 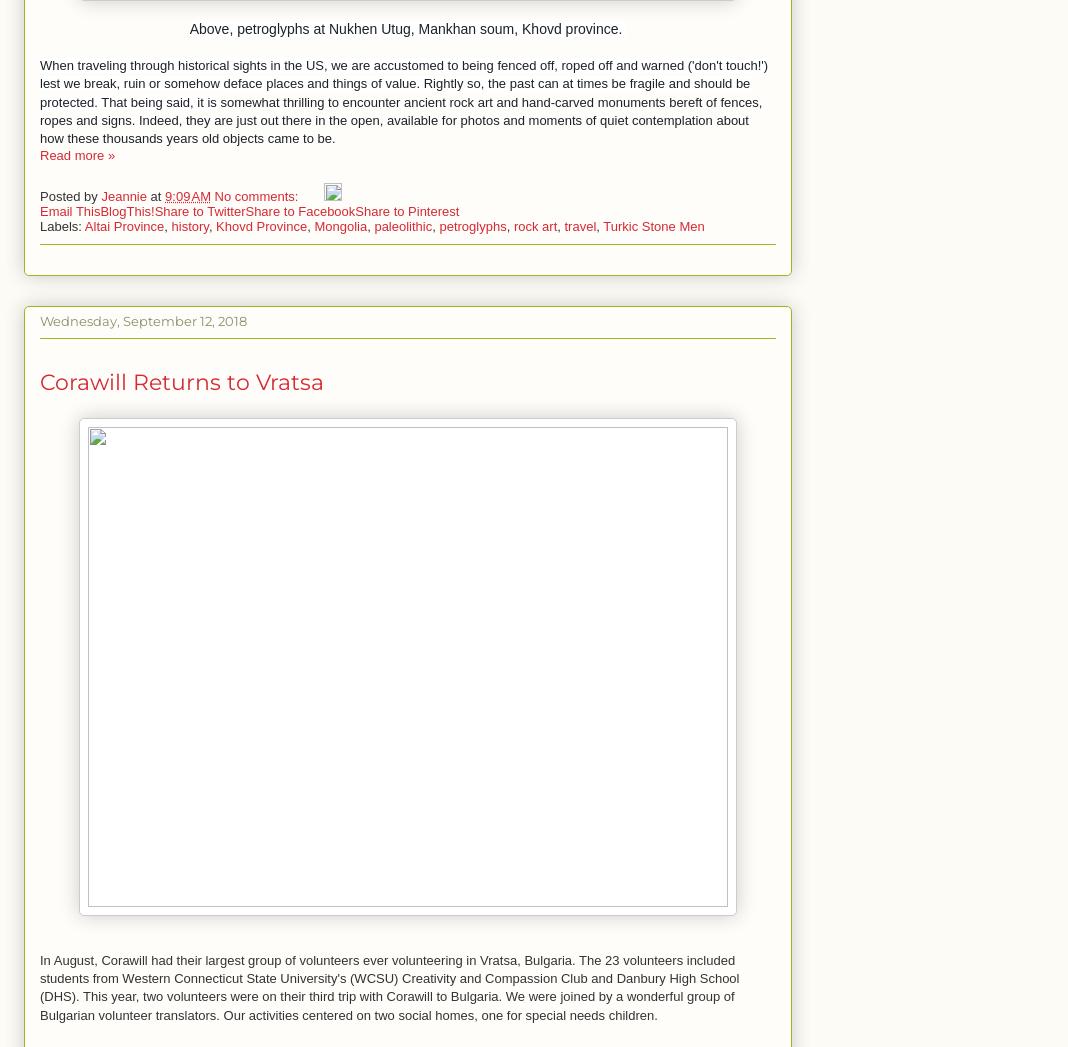 I want to click on '9:09 AM', so click(x=187, y=194).